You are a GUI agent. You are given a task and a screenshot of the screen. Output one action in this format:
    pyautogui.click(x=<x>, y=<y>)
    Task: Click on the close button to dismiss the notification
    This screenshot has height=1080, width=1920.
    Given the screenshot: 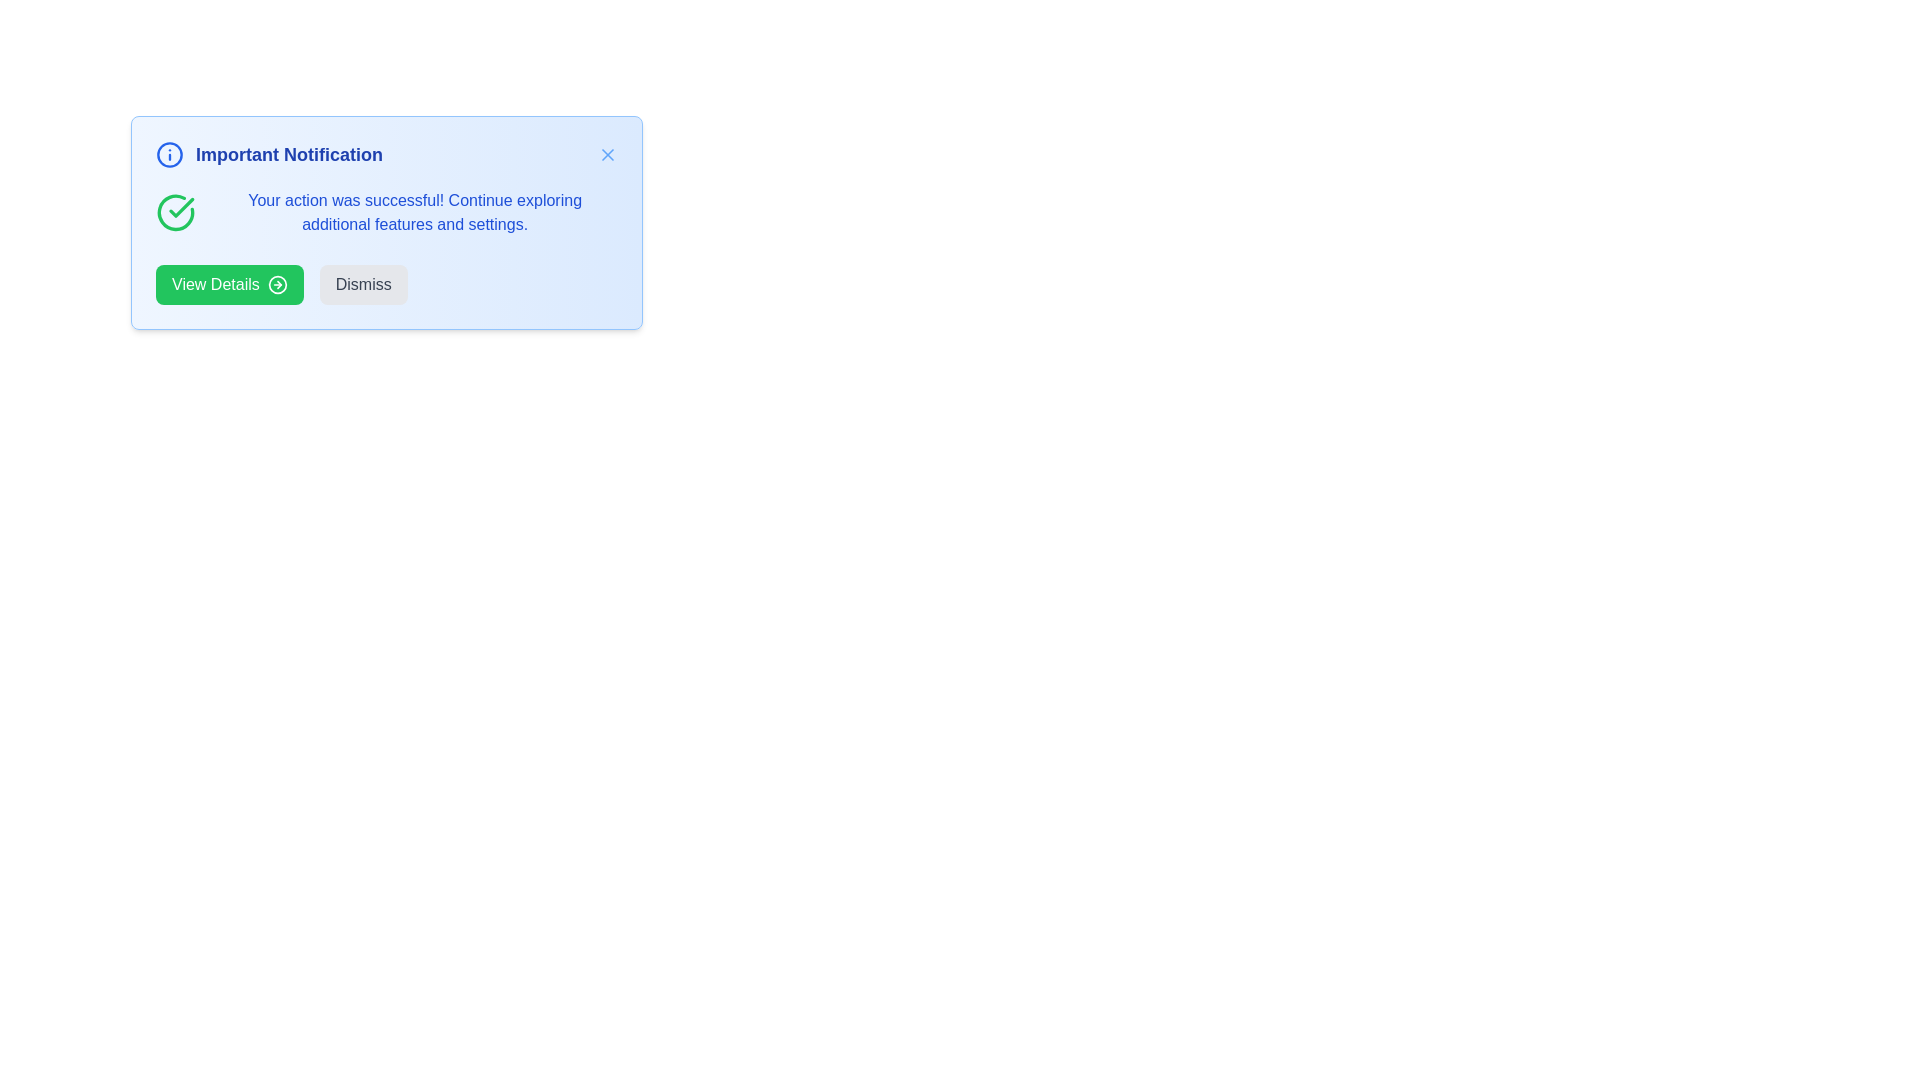 What is the action you would take?
    pyautogui.click(x=607, y=153)
    